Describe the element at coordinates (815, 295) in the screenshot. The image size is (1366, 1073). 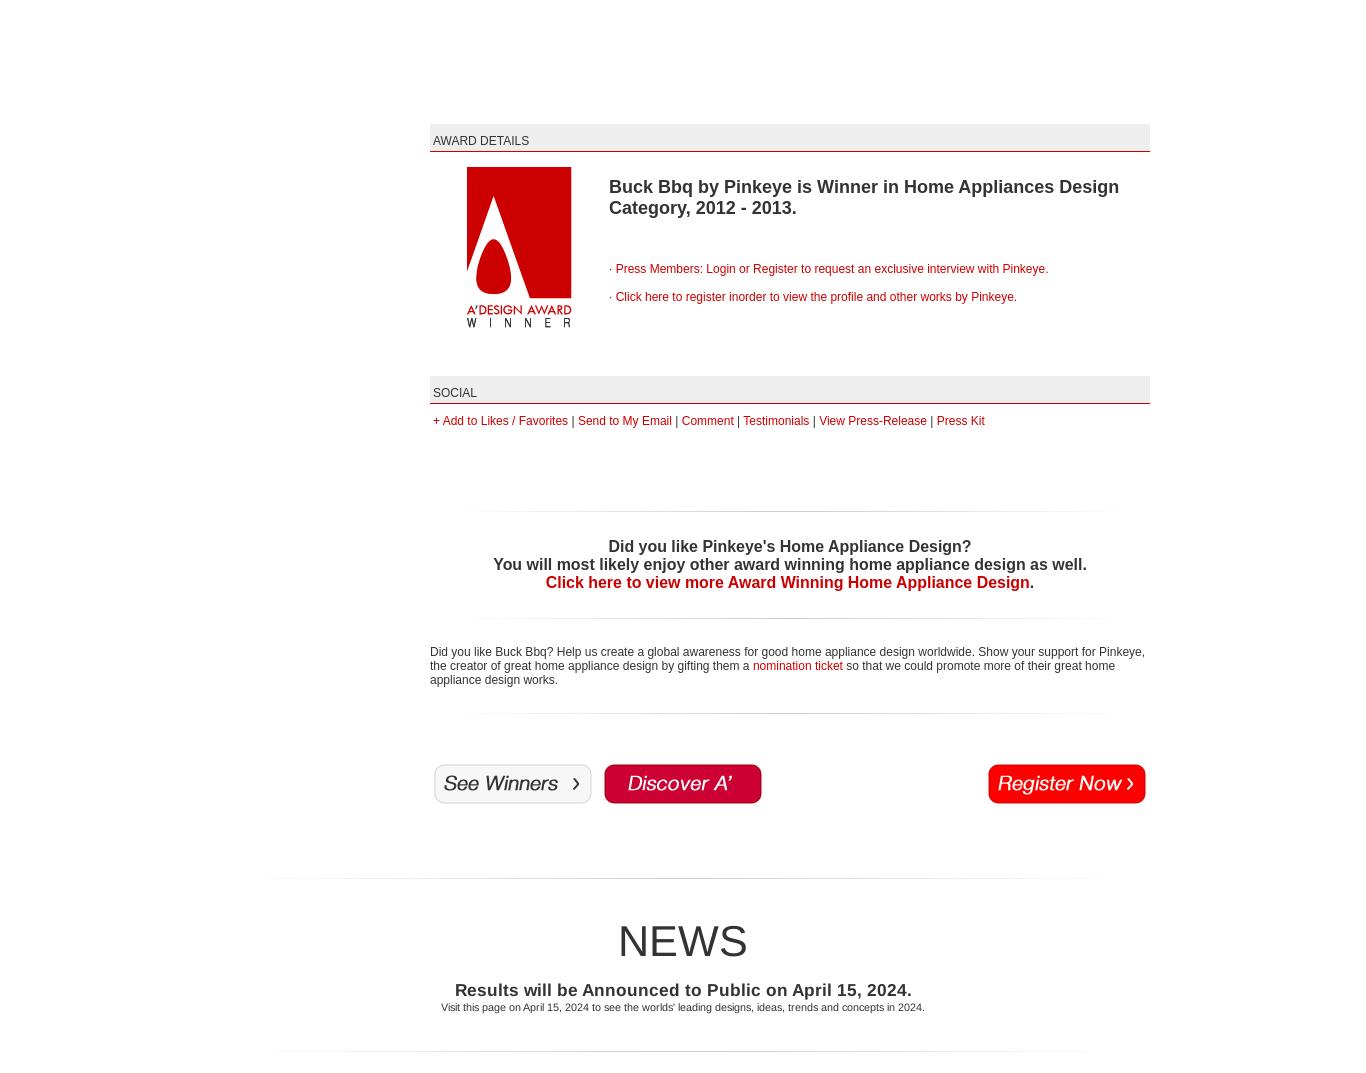
I see `'Click here to register inorder to view the profile and other works by Pinkeye.'` at that location.